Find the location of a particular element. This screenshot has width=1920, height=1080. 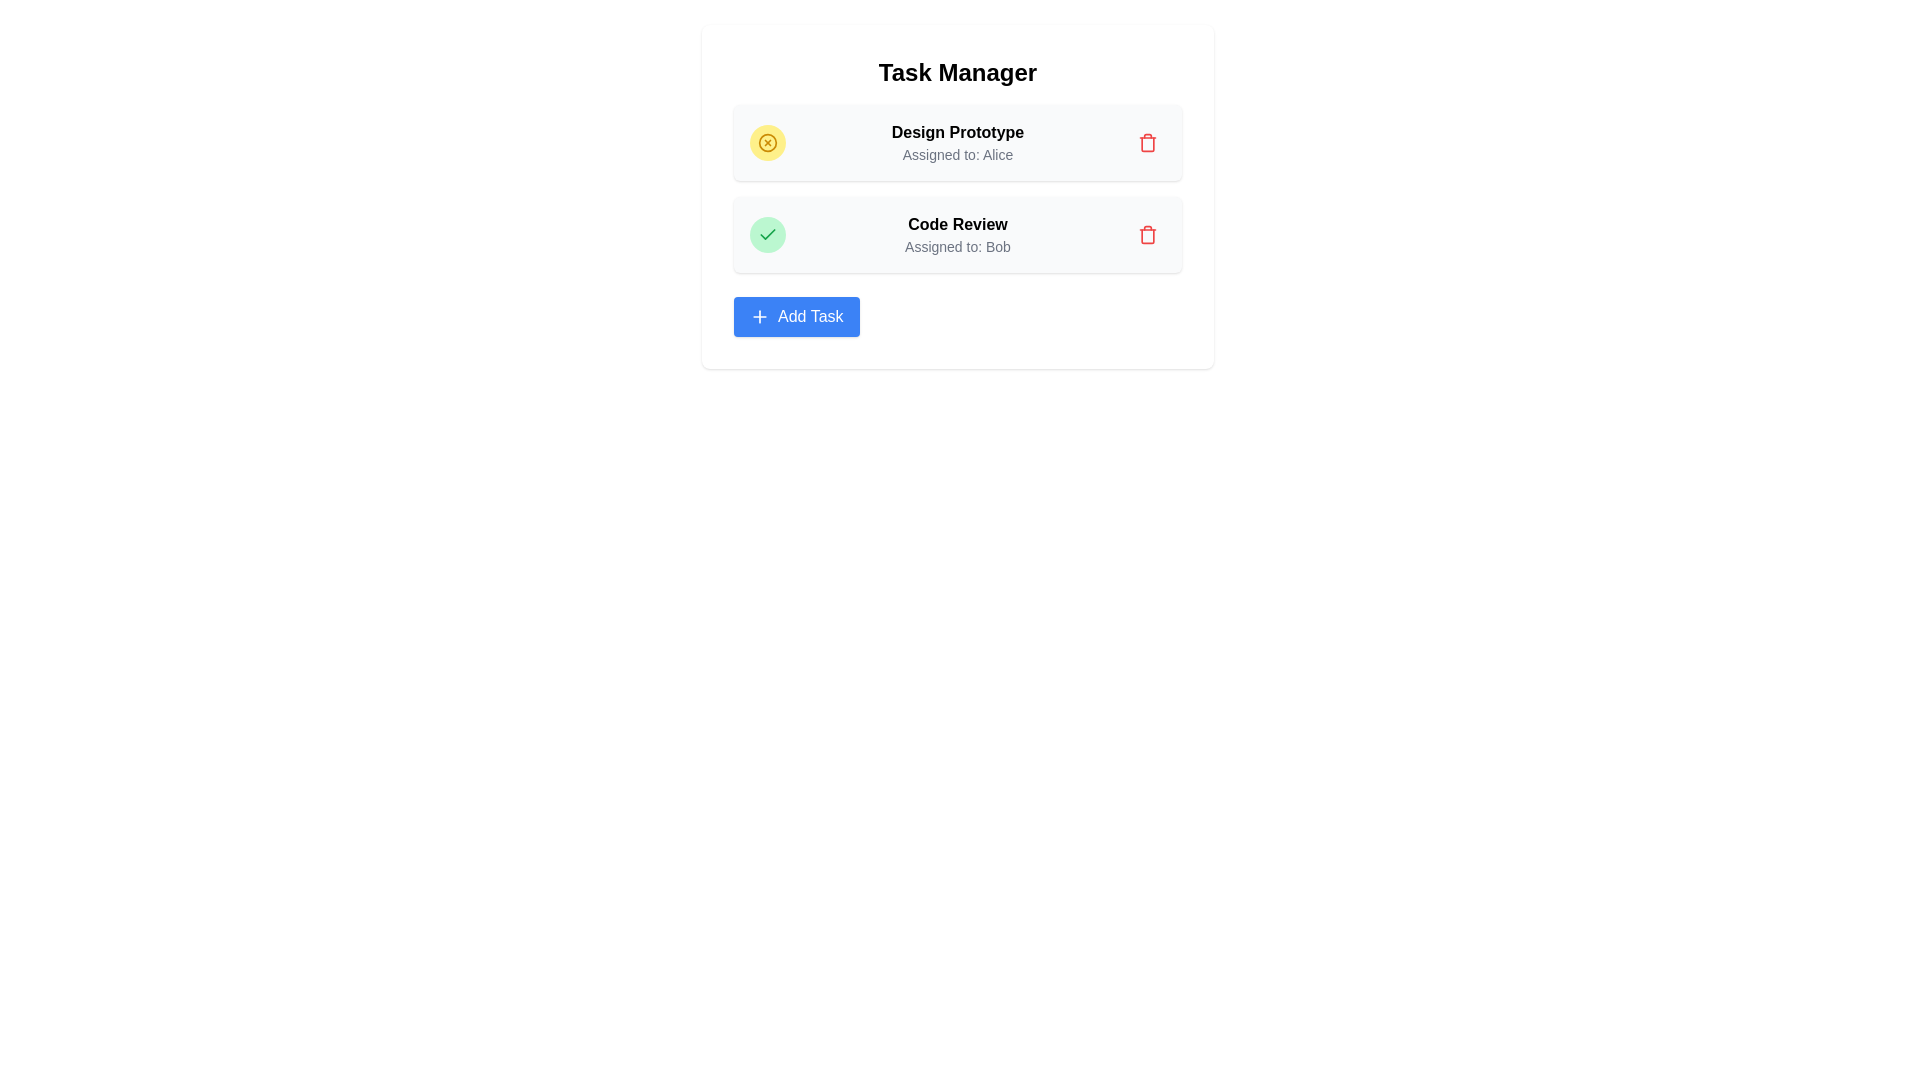

the circular green icon button with a checkmark symbol located in the left part of the 'Code Review' task box is located at coordinates (767, 234).